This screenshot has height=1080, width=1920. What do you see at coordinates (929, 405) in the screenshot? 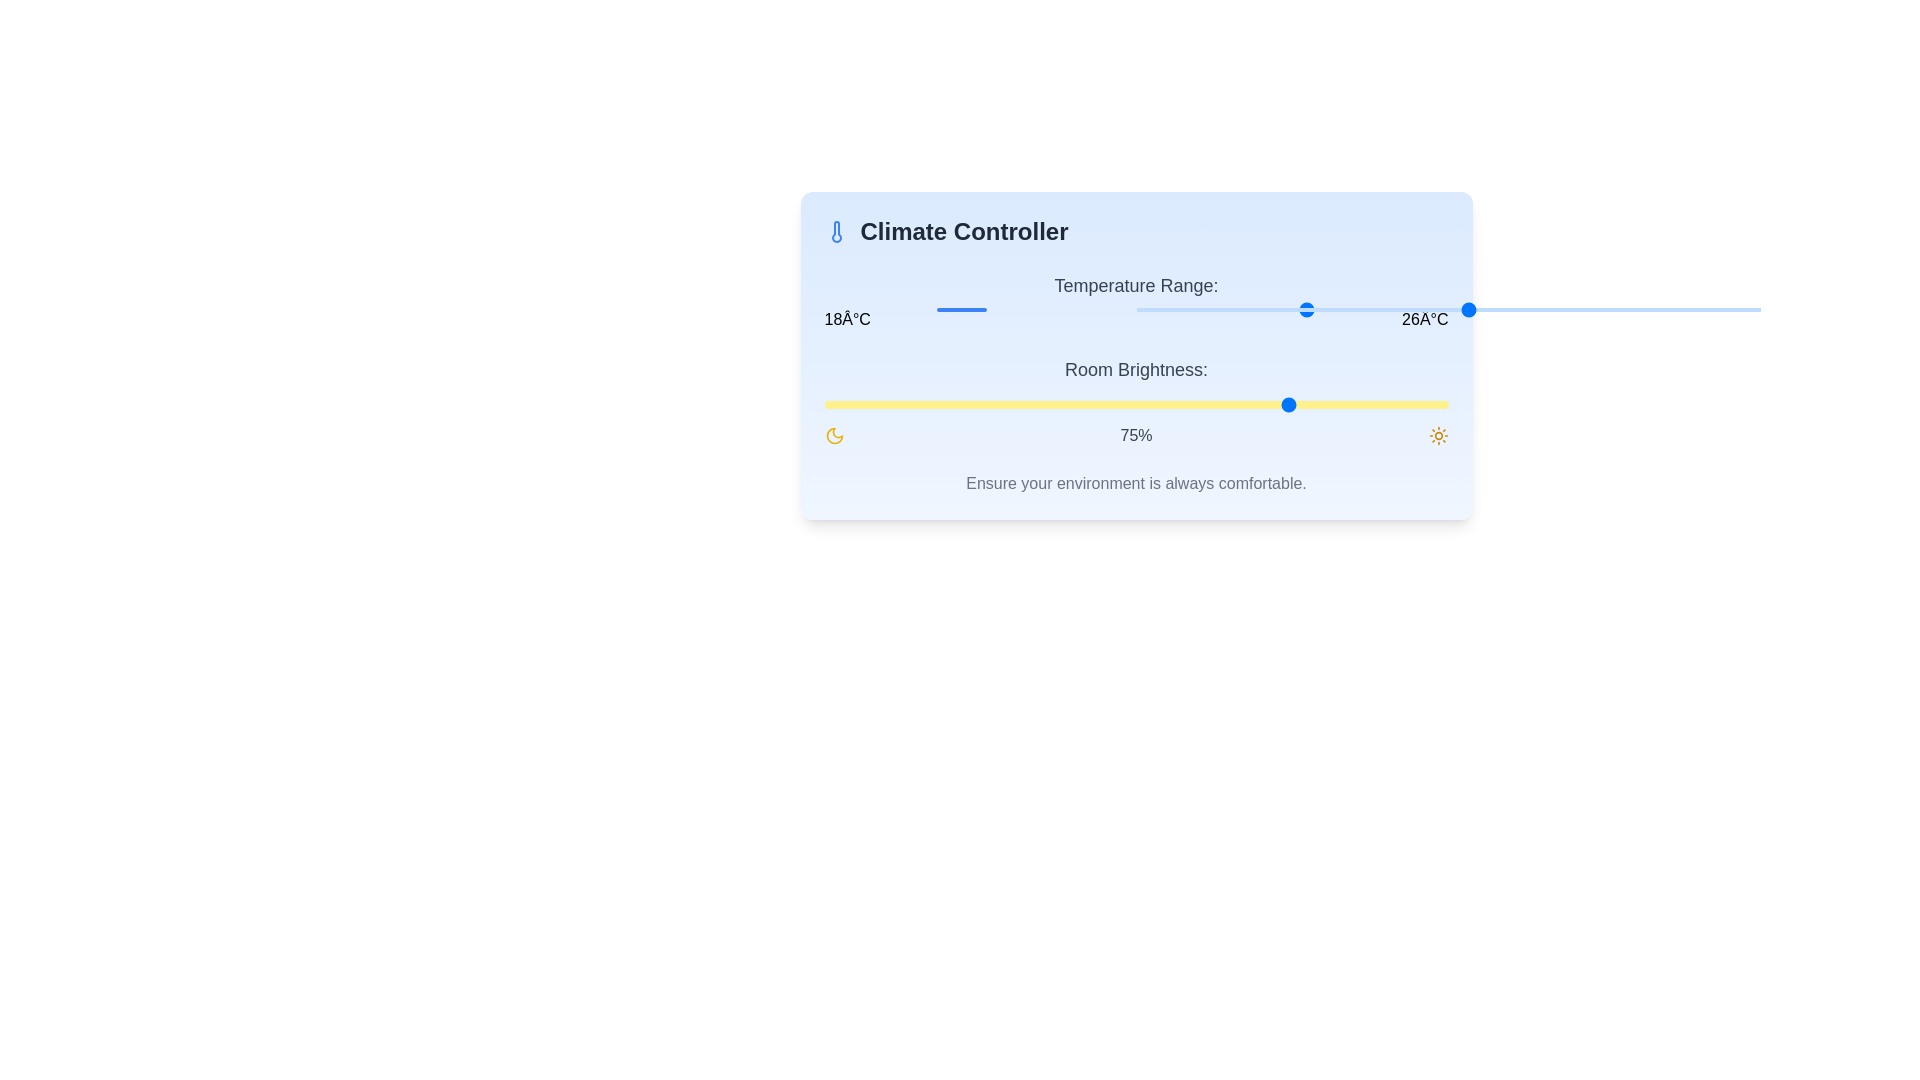
I see `the room brightness` at bounding box center [929, 405].